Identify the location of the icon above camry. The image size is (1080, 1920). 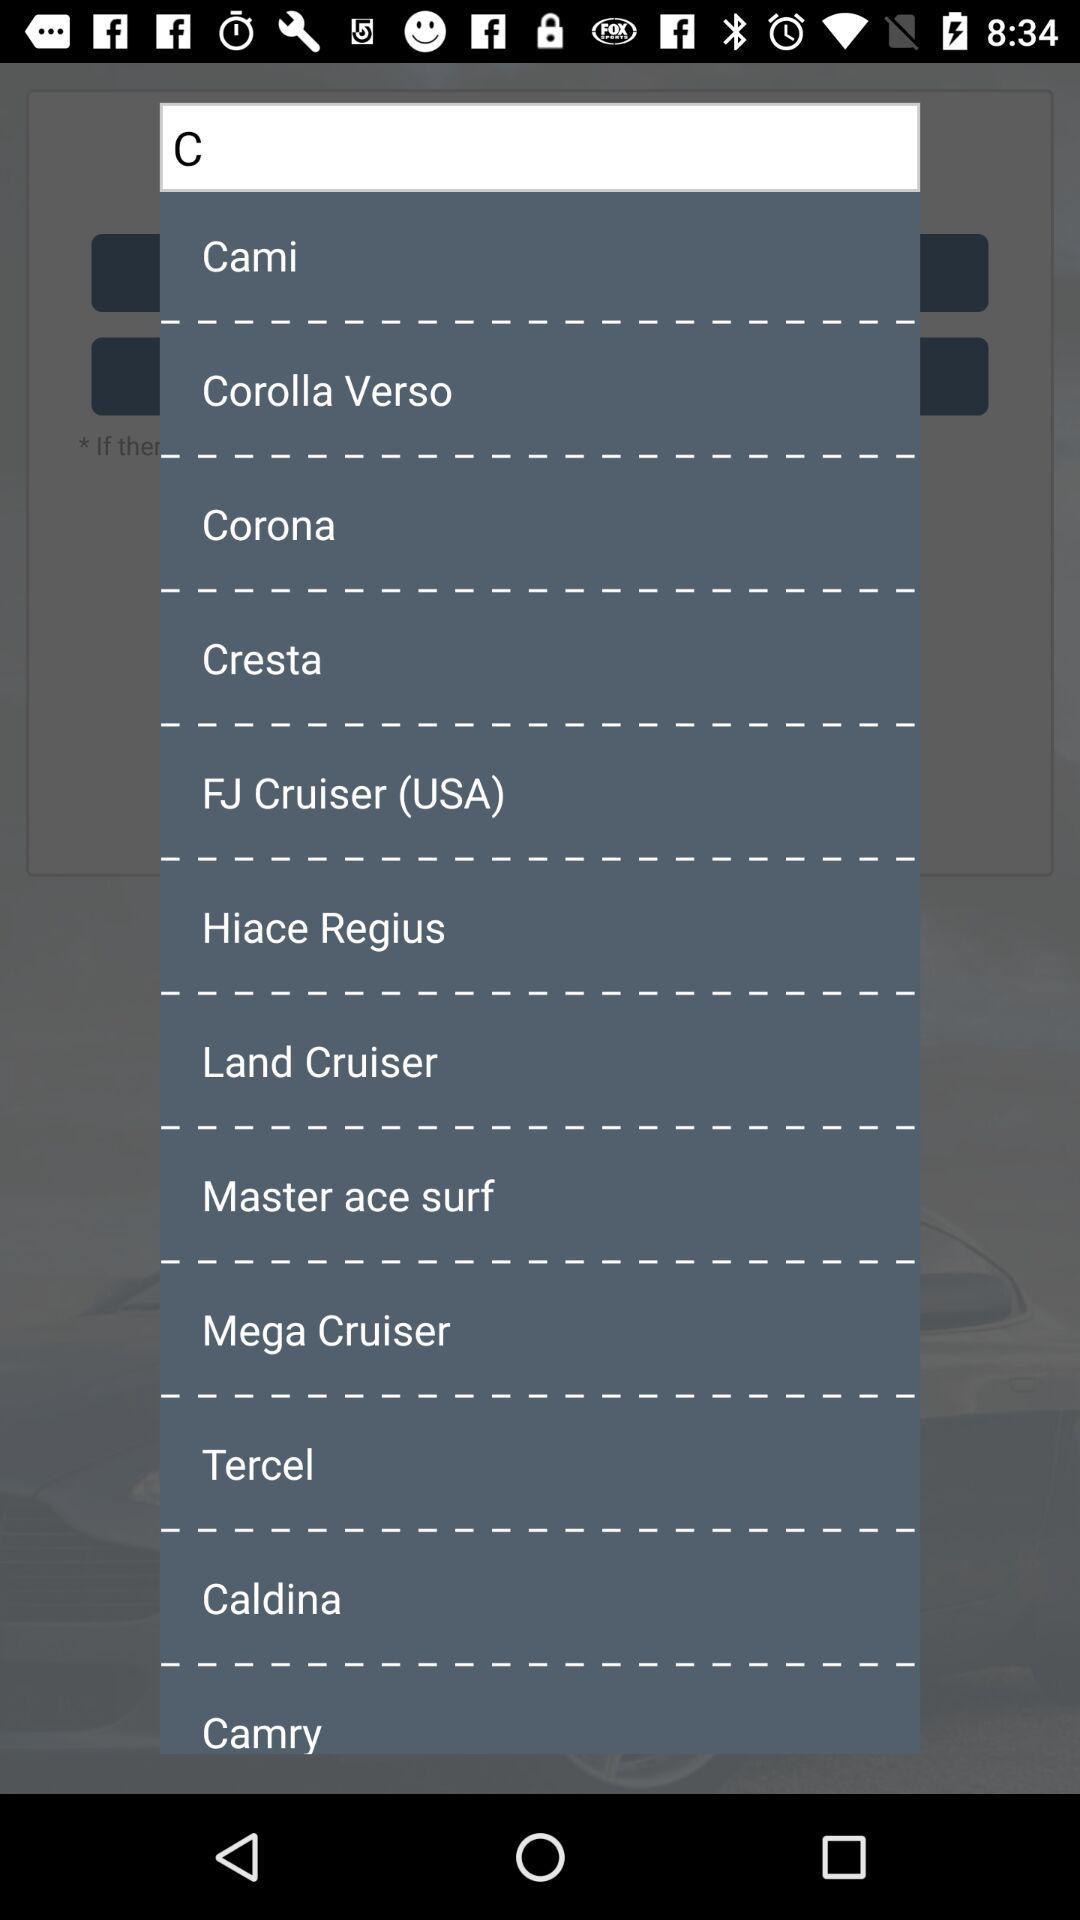
(540, 1596).